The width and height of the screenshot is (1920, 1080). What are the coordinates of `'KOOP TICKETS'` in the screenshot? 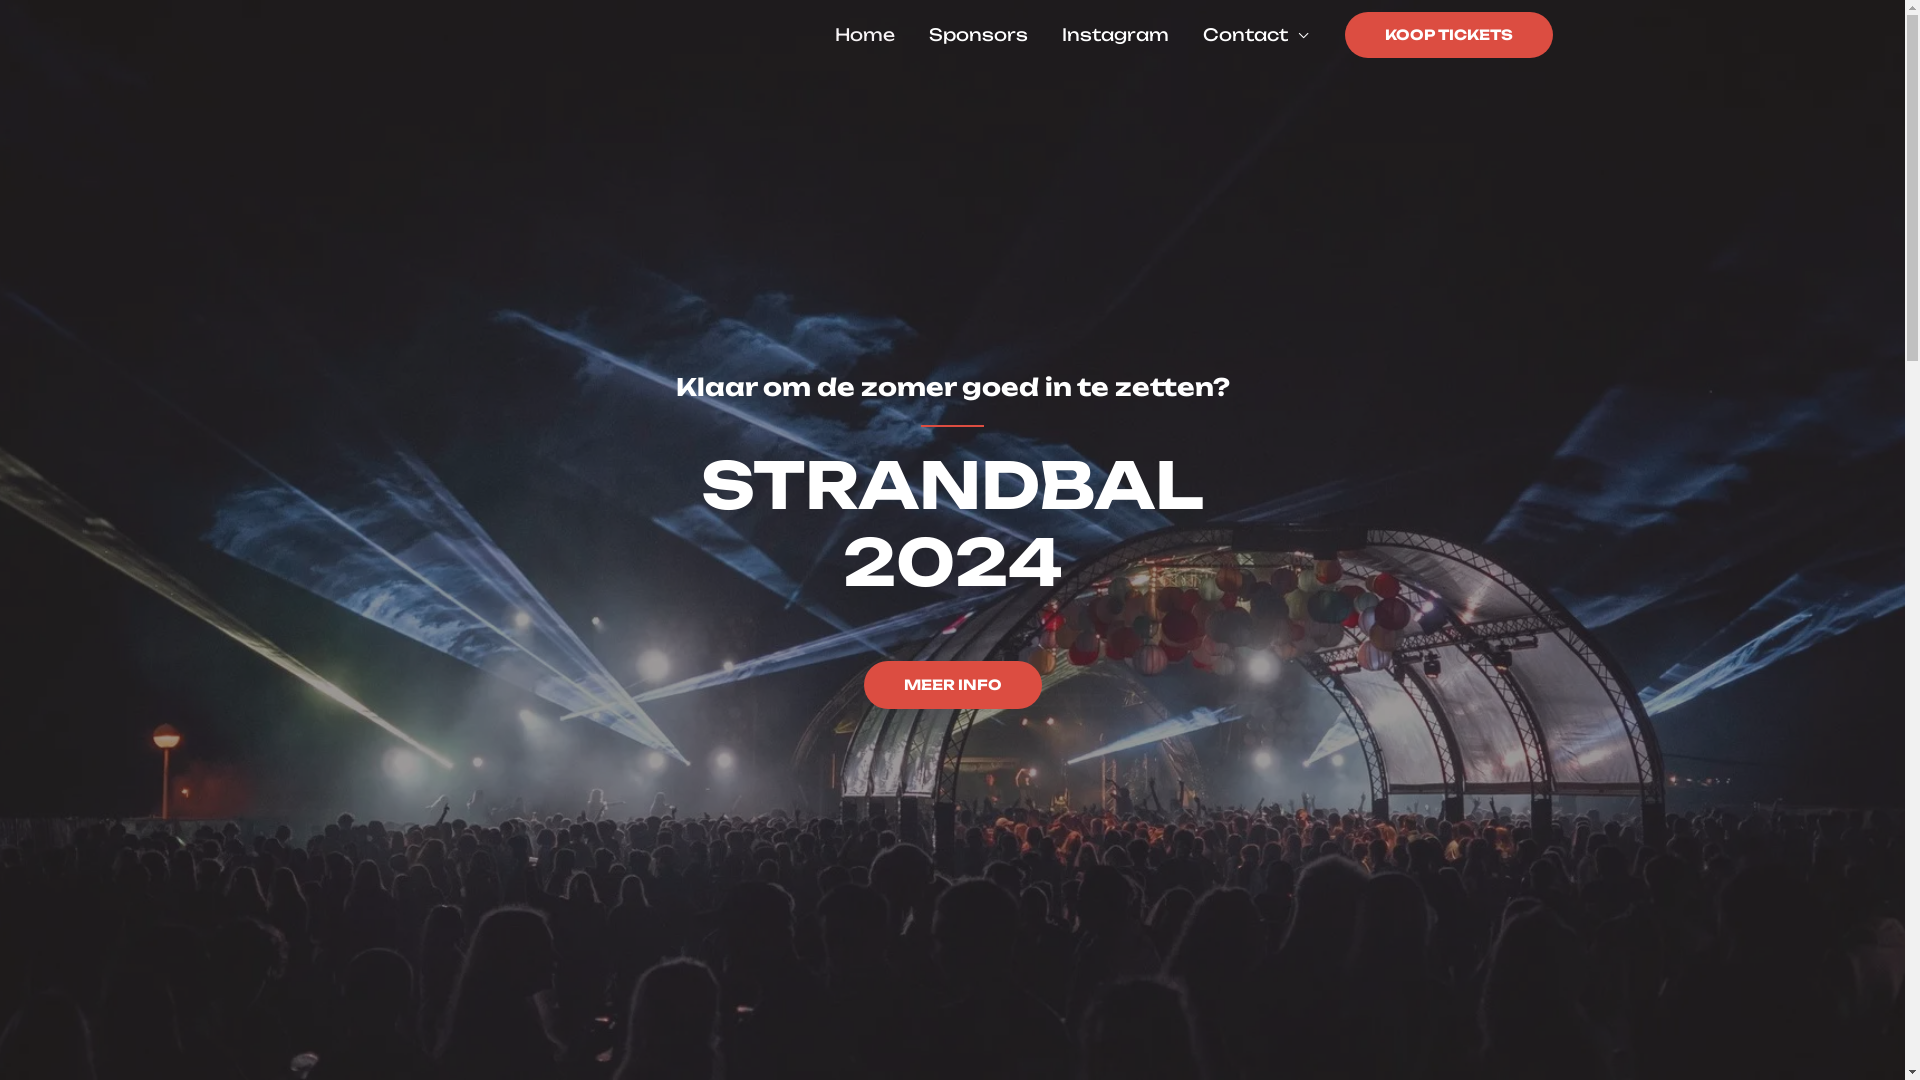 It's located at (1448, 34).